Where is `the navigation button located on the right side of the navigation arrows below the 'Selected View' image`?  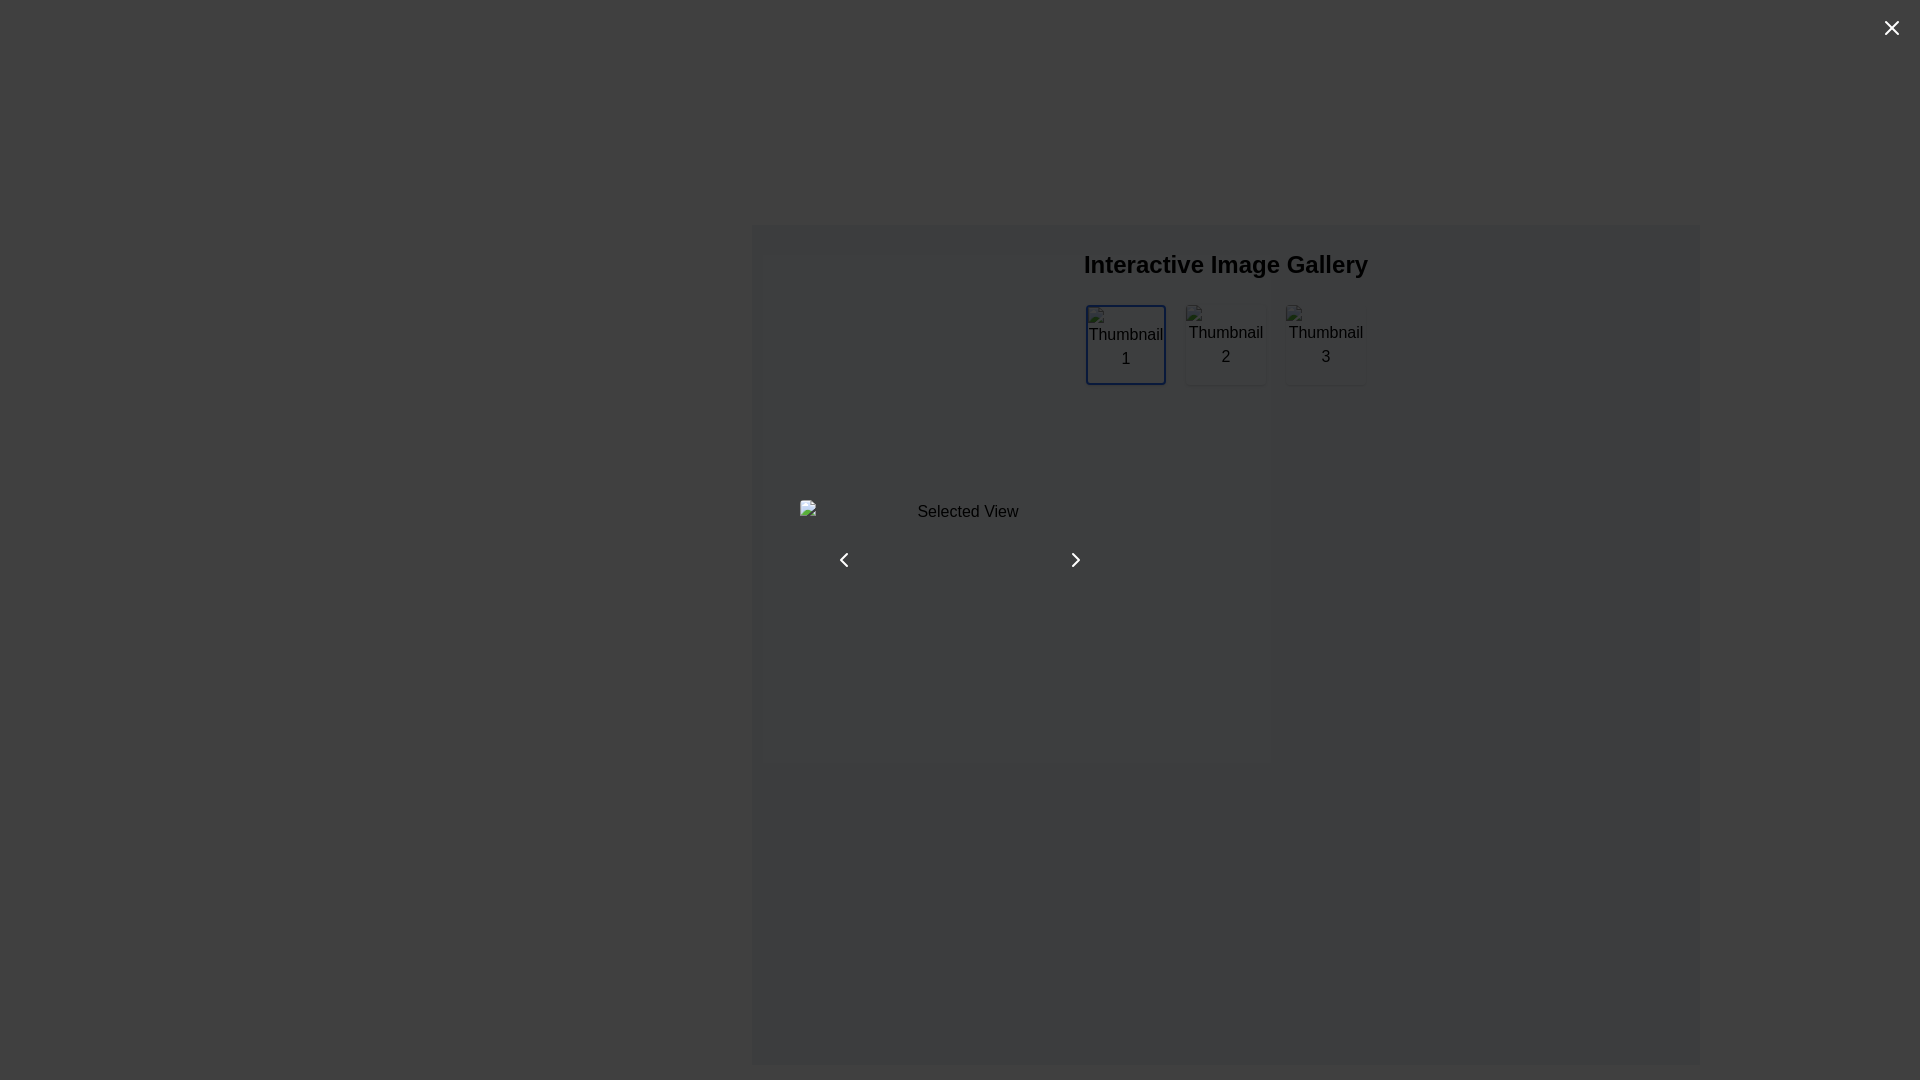 the navigation button located on the right side of the navigation arrows below the 'Selected View' image is located at coordinates (1074, 559).